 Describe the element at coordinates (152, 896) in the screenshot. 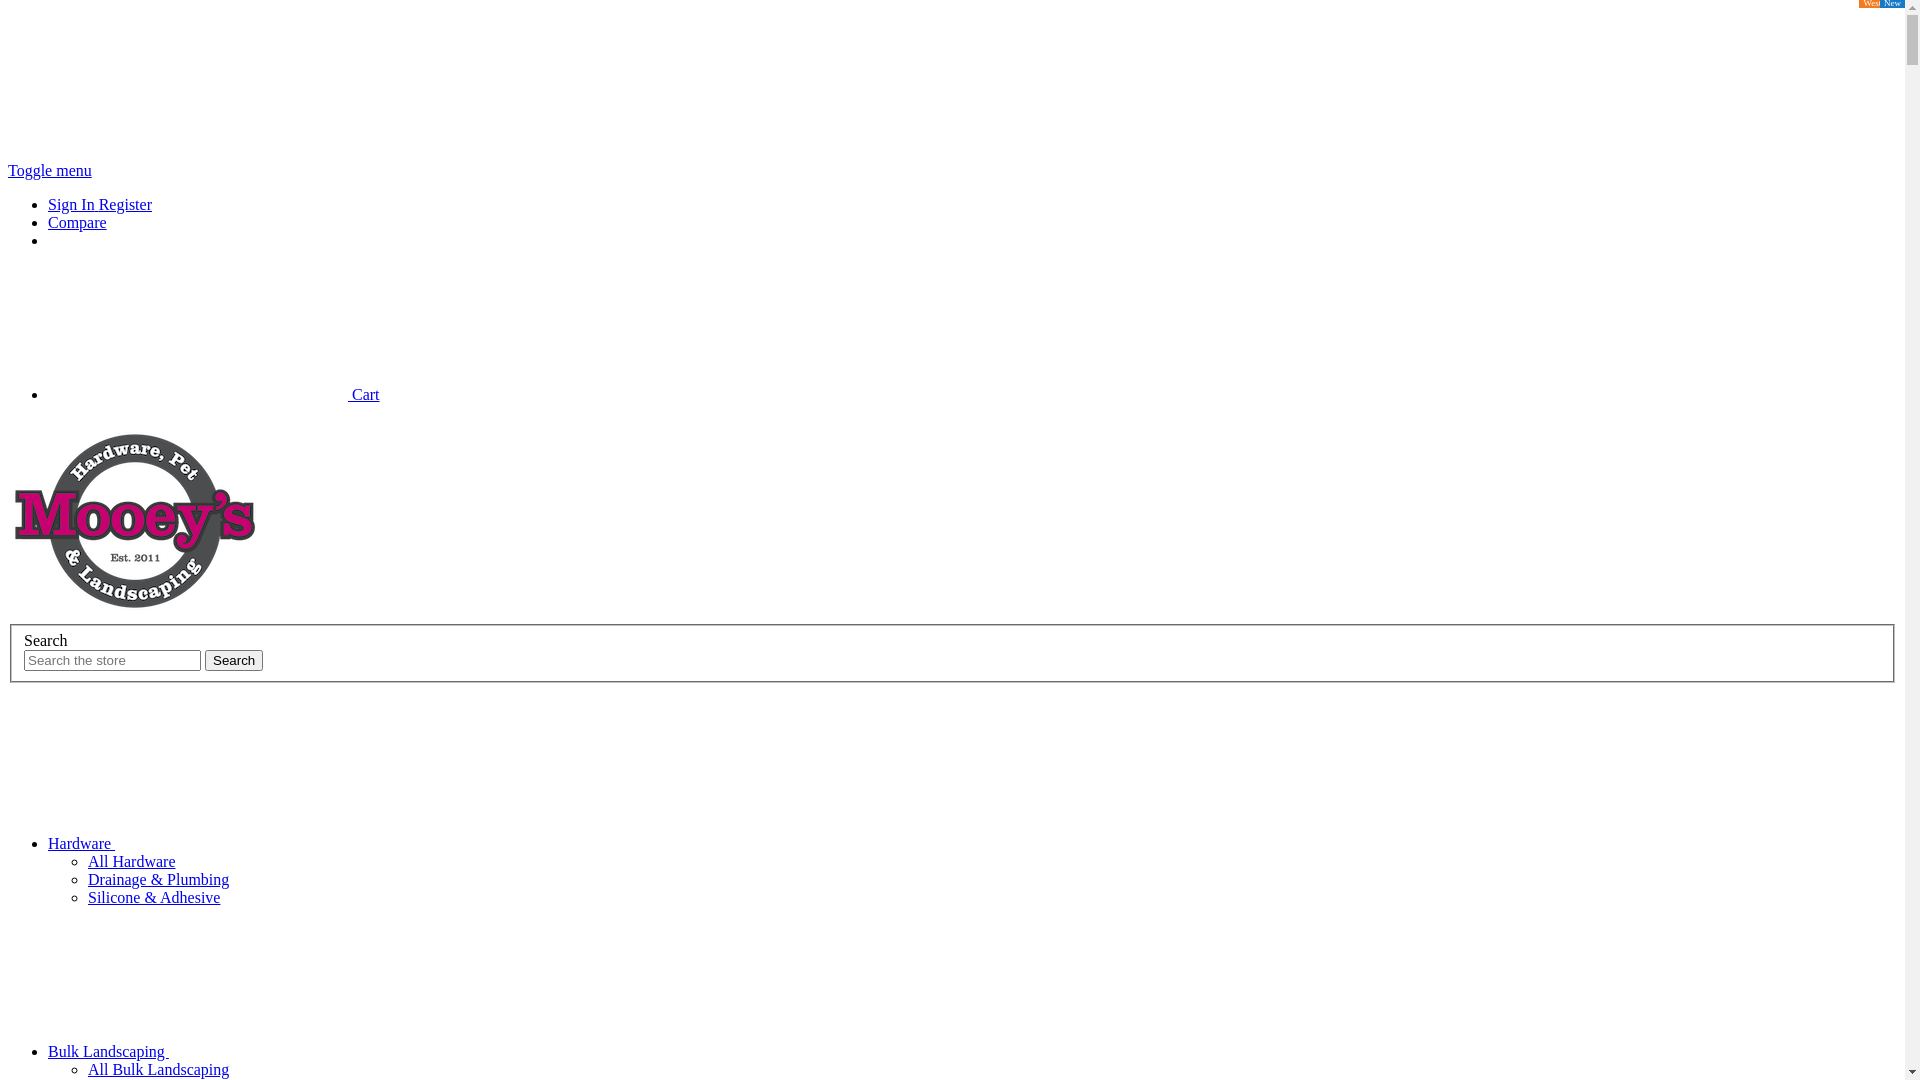

I see `'Silicone & Adhesive'` at that location.